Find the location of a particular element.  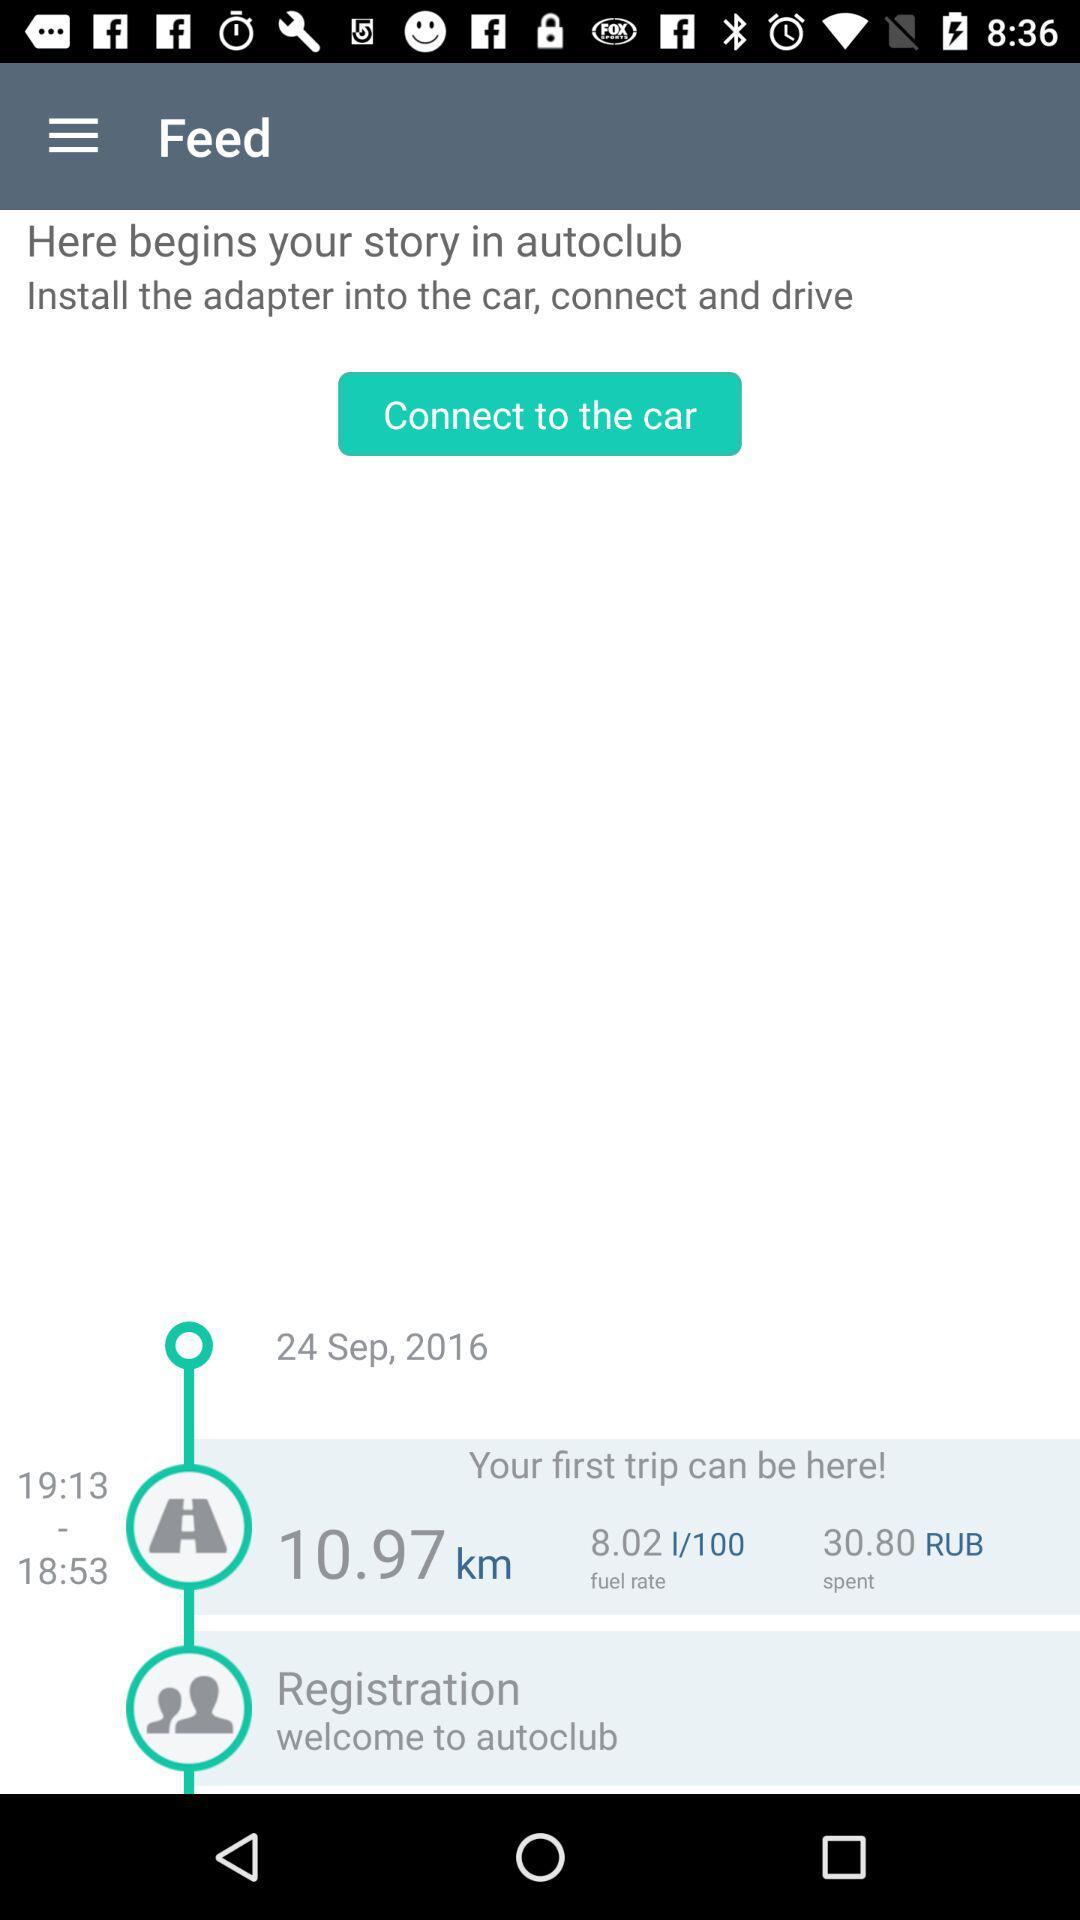

the item above here begins your is located at coordinates (72, 135).